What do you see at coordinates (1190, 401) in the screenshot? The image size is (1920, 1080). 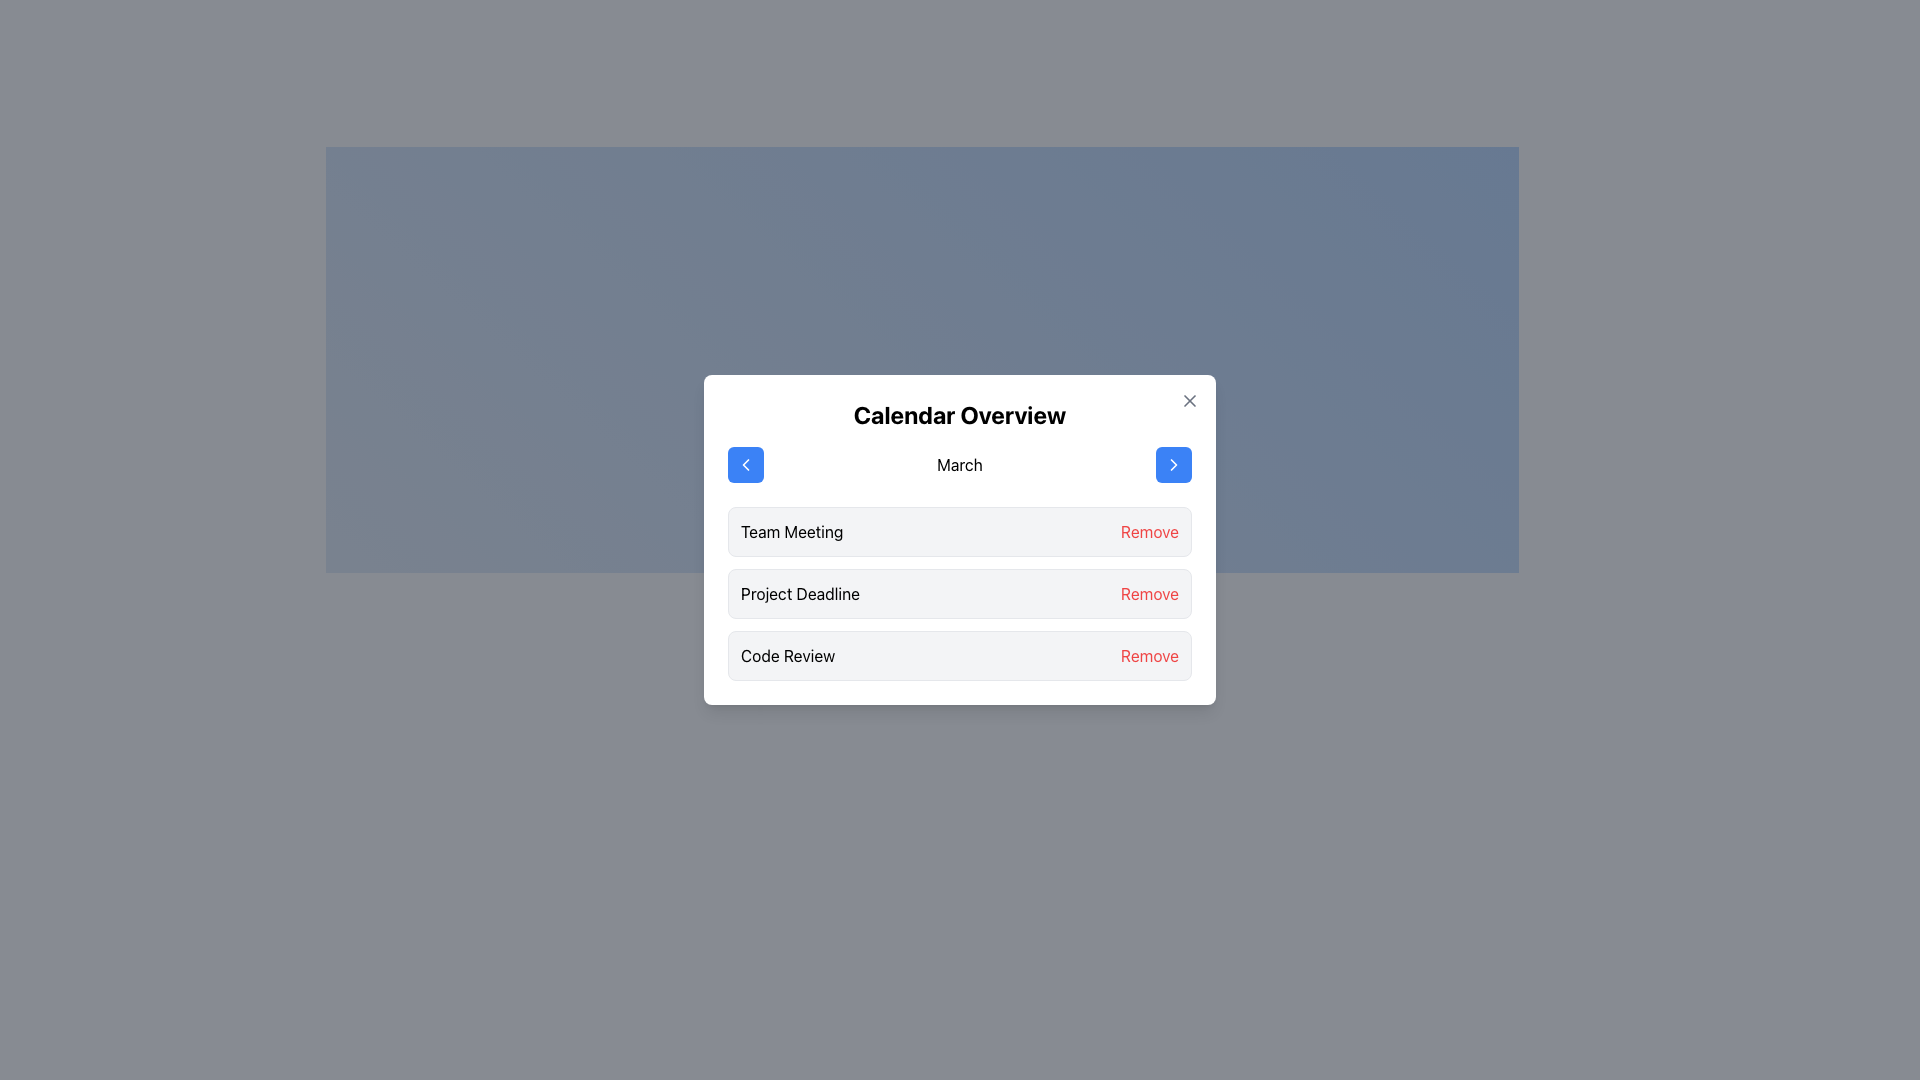 I see `the close icon element located in the top-right corner of the white rectangular modal, which is part of the Calendar Overview header` at bounding box center [1190, 401].